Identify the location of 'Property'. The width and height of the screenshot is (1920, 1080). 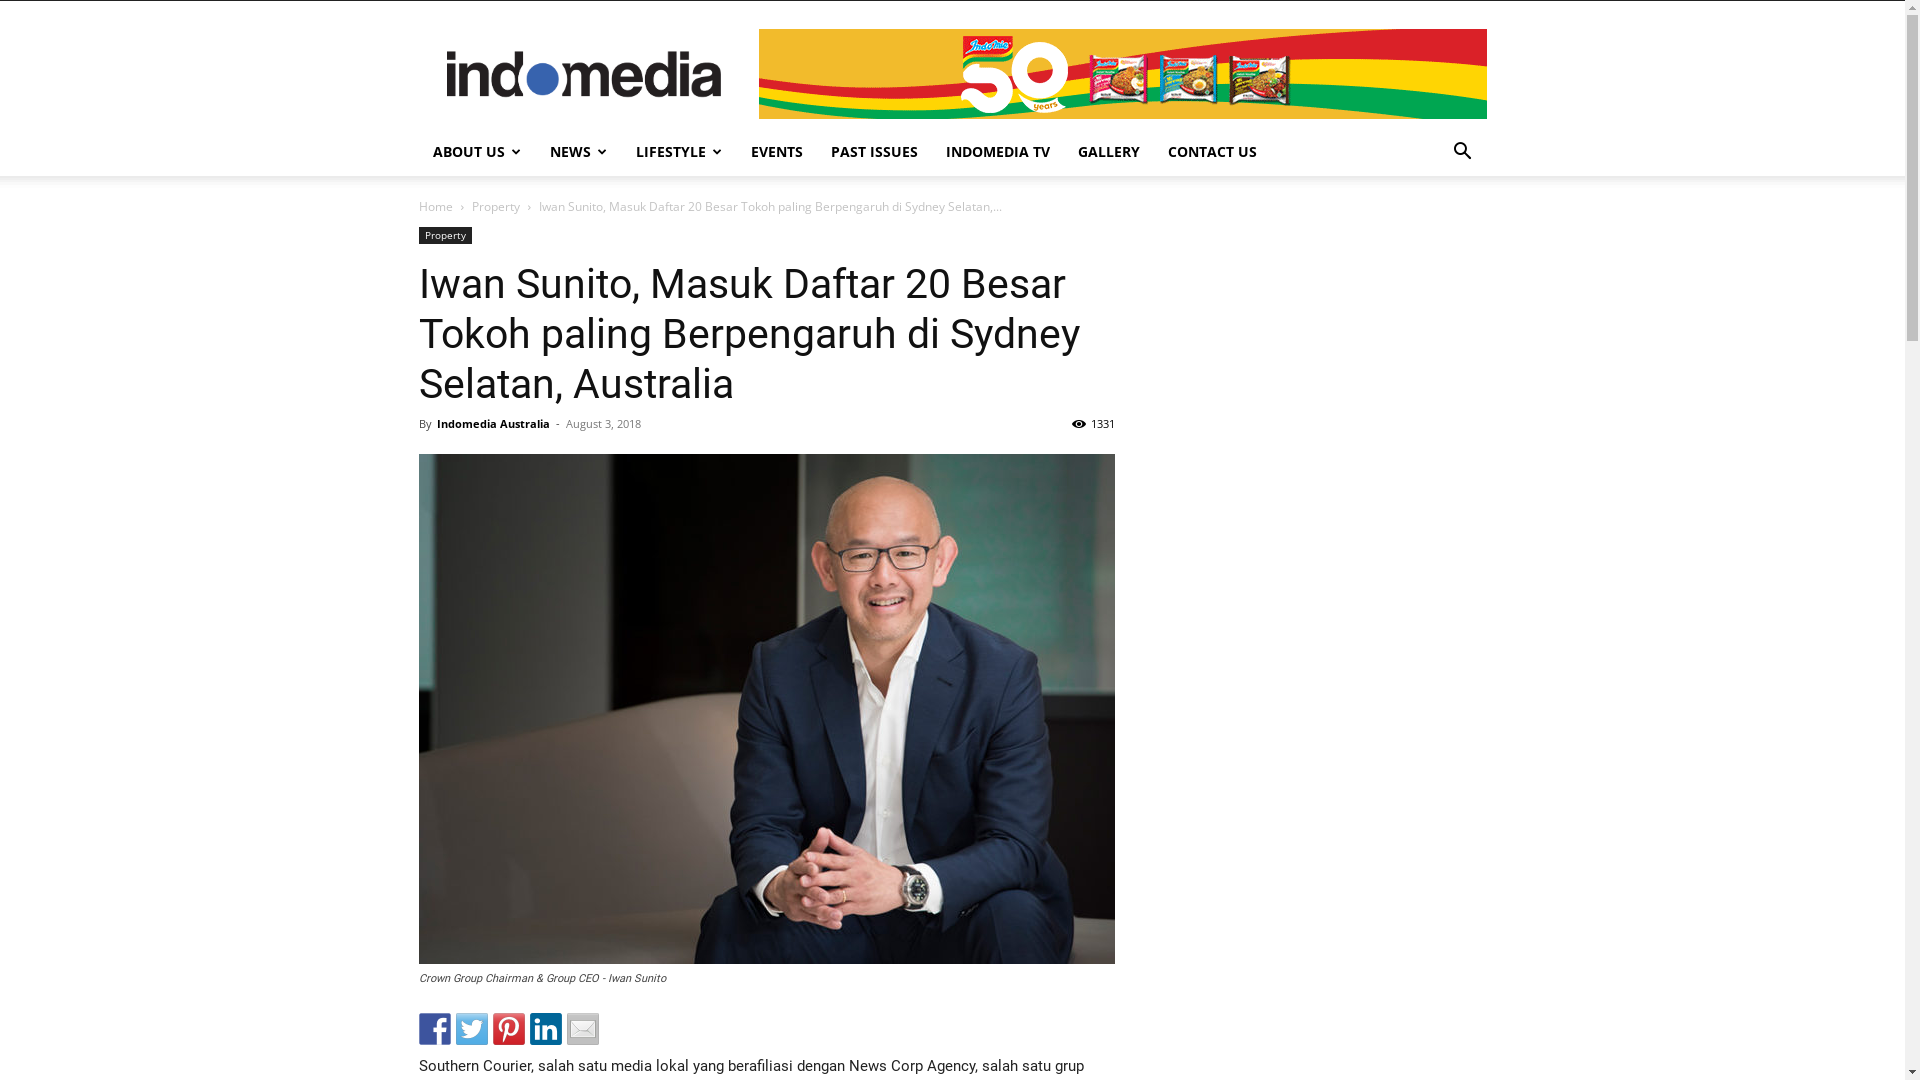
(495, 206).